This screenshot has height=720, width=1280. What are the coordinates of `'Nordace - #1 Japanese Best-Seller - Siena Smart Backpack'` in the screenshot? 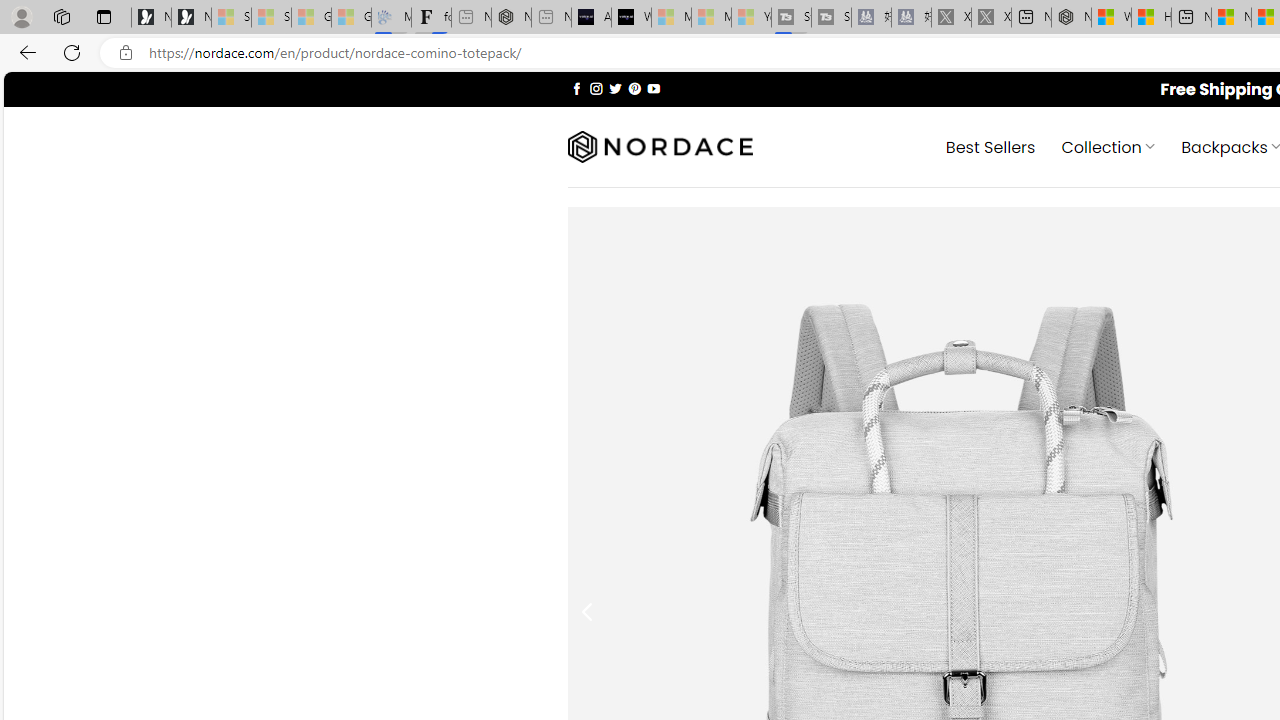 It's located at (511, 17).